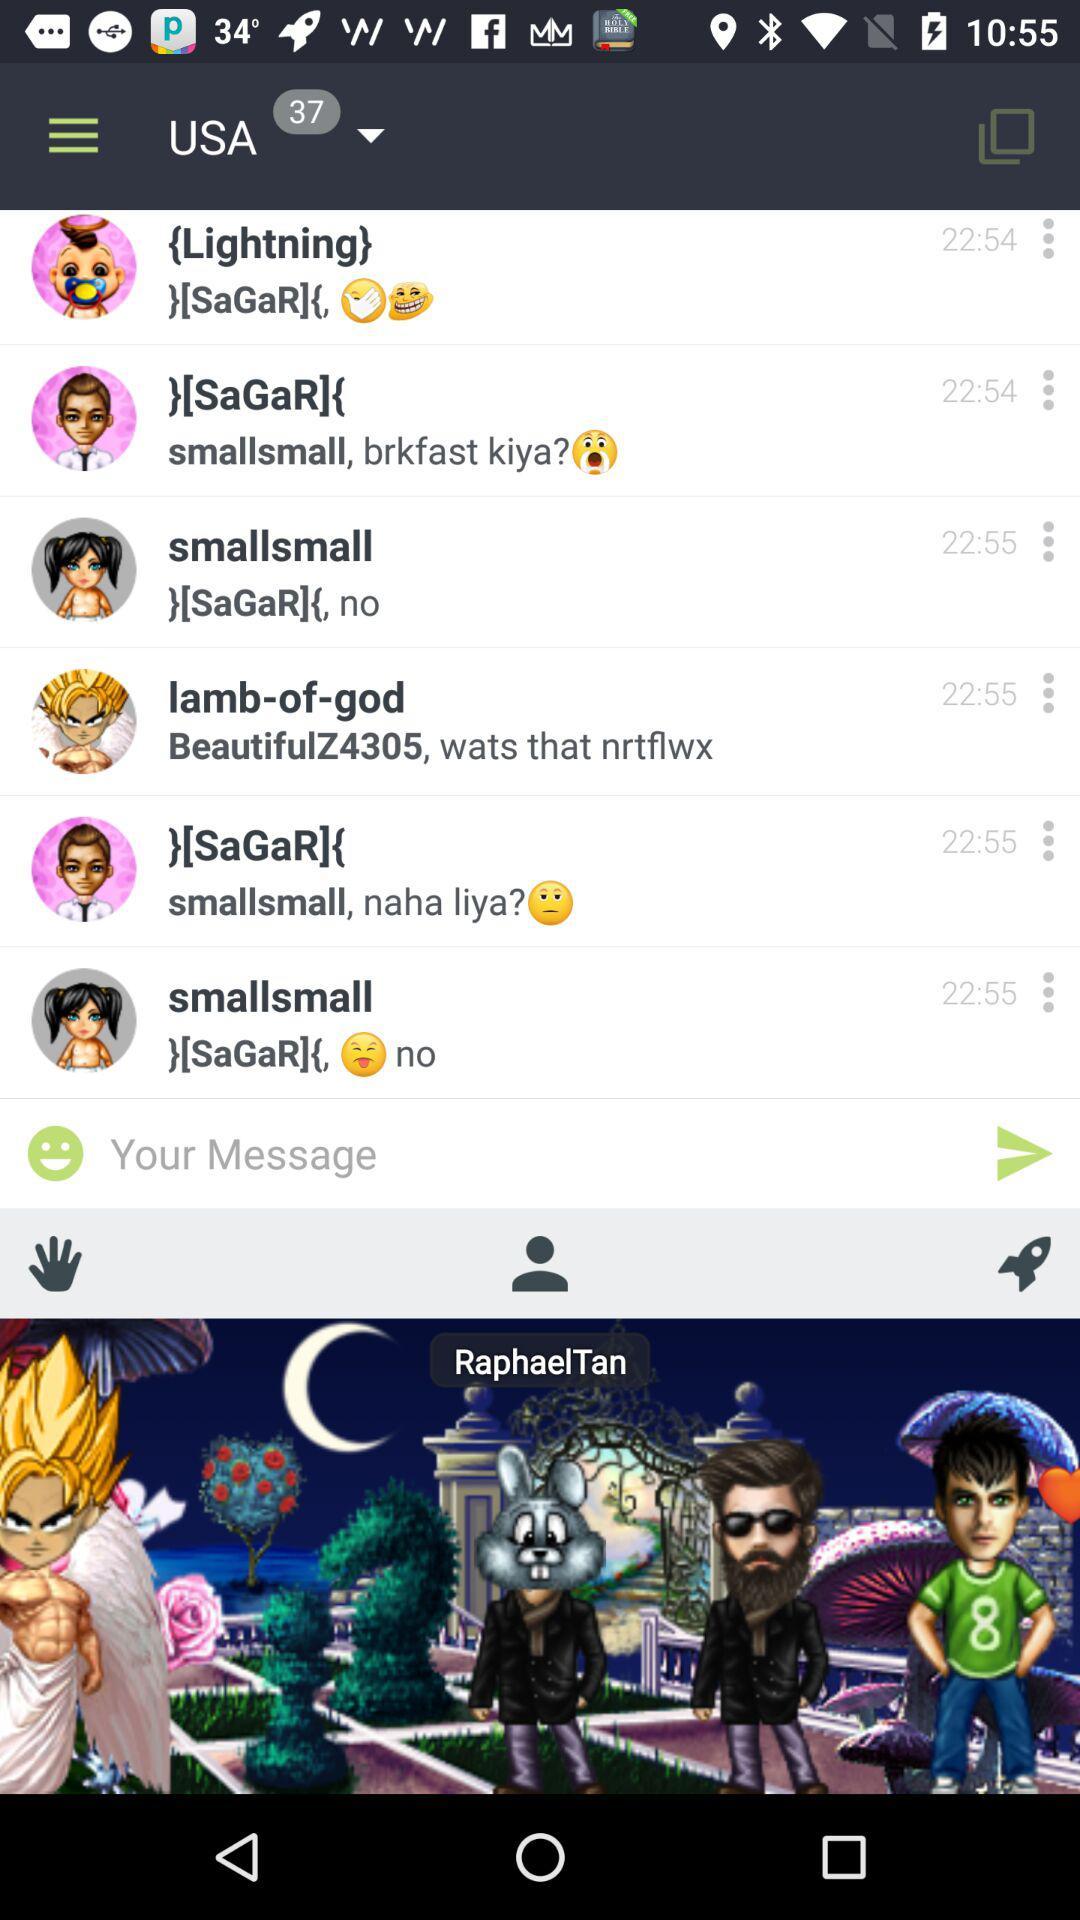  What do you see at coordinates (54, 1153) in the screenshot?
I see `the emoji icon` at bounding box center [54, 1153].